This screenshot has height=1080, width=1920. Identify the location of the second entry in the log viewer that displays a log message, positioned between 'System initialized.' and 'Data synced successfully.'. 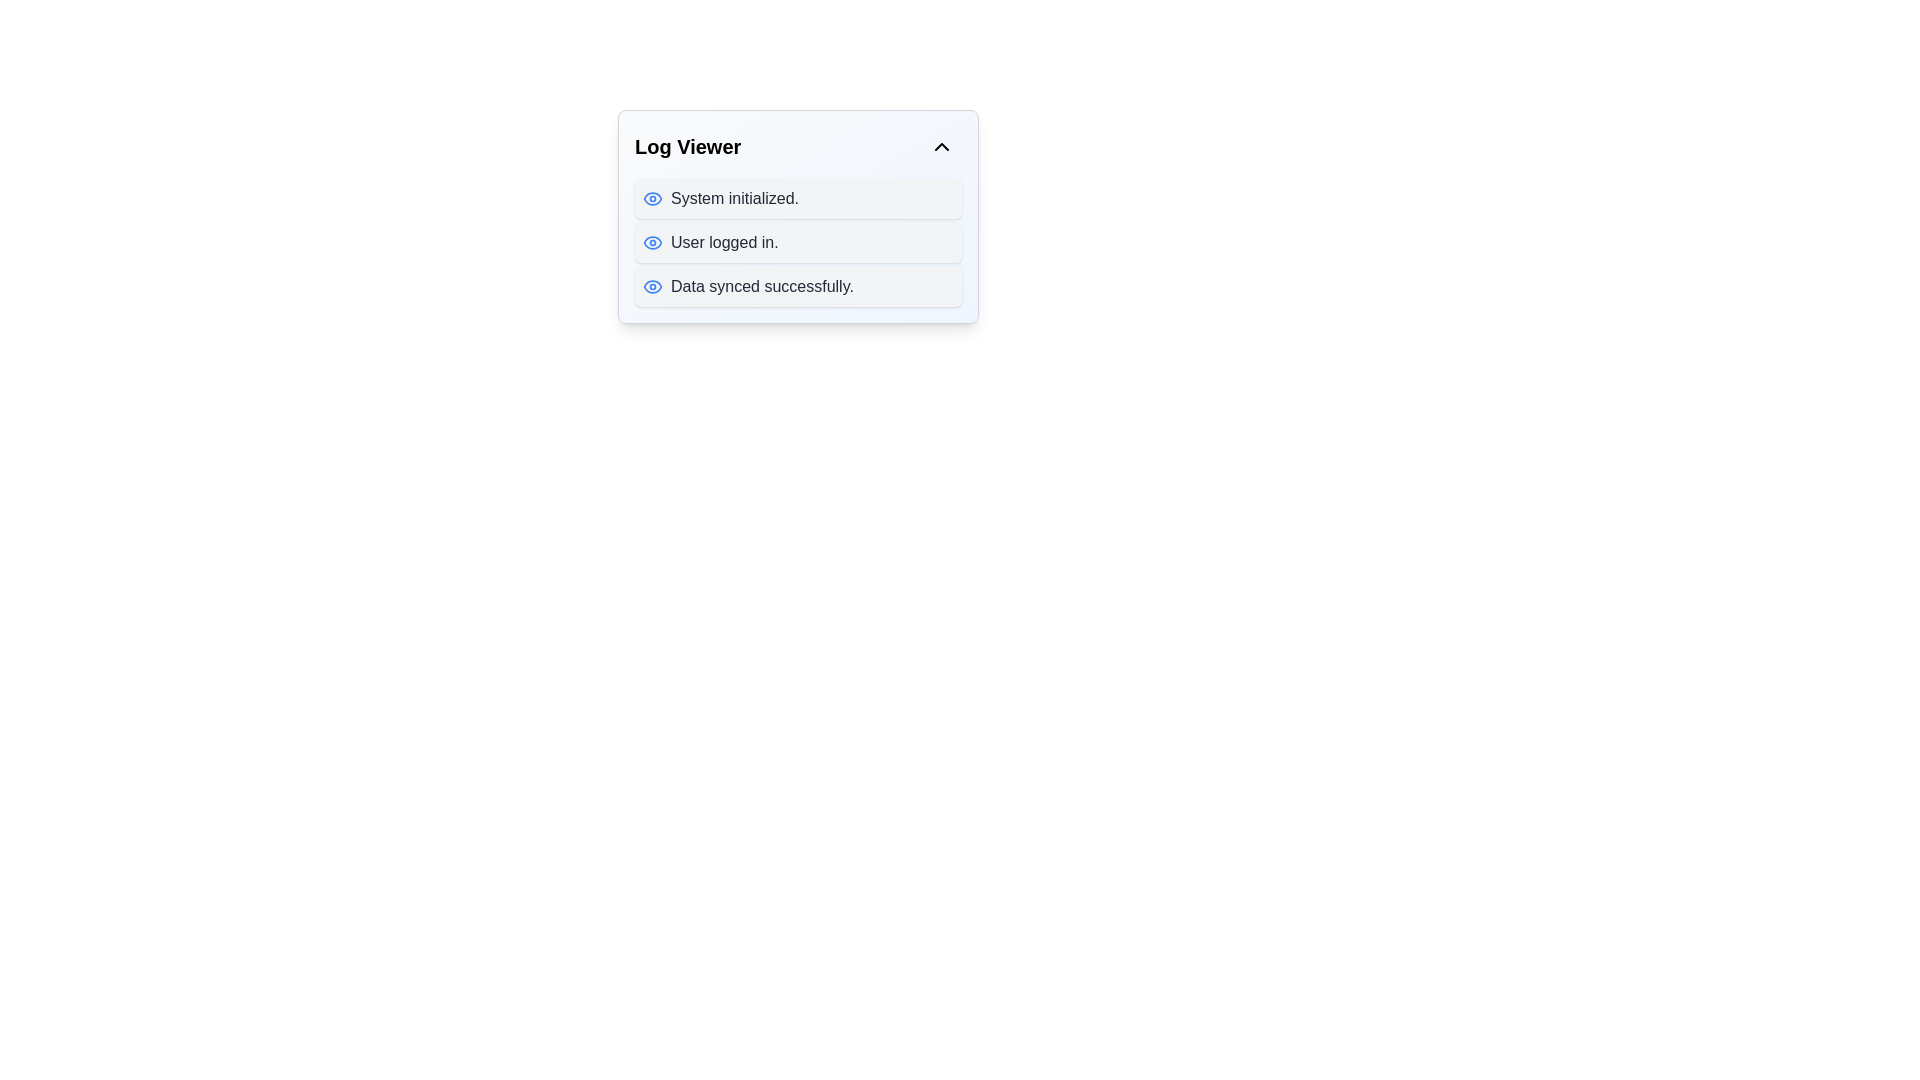
(797, 242).